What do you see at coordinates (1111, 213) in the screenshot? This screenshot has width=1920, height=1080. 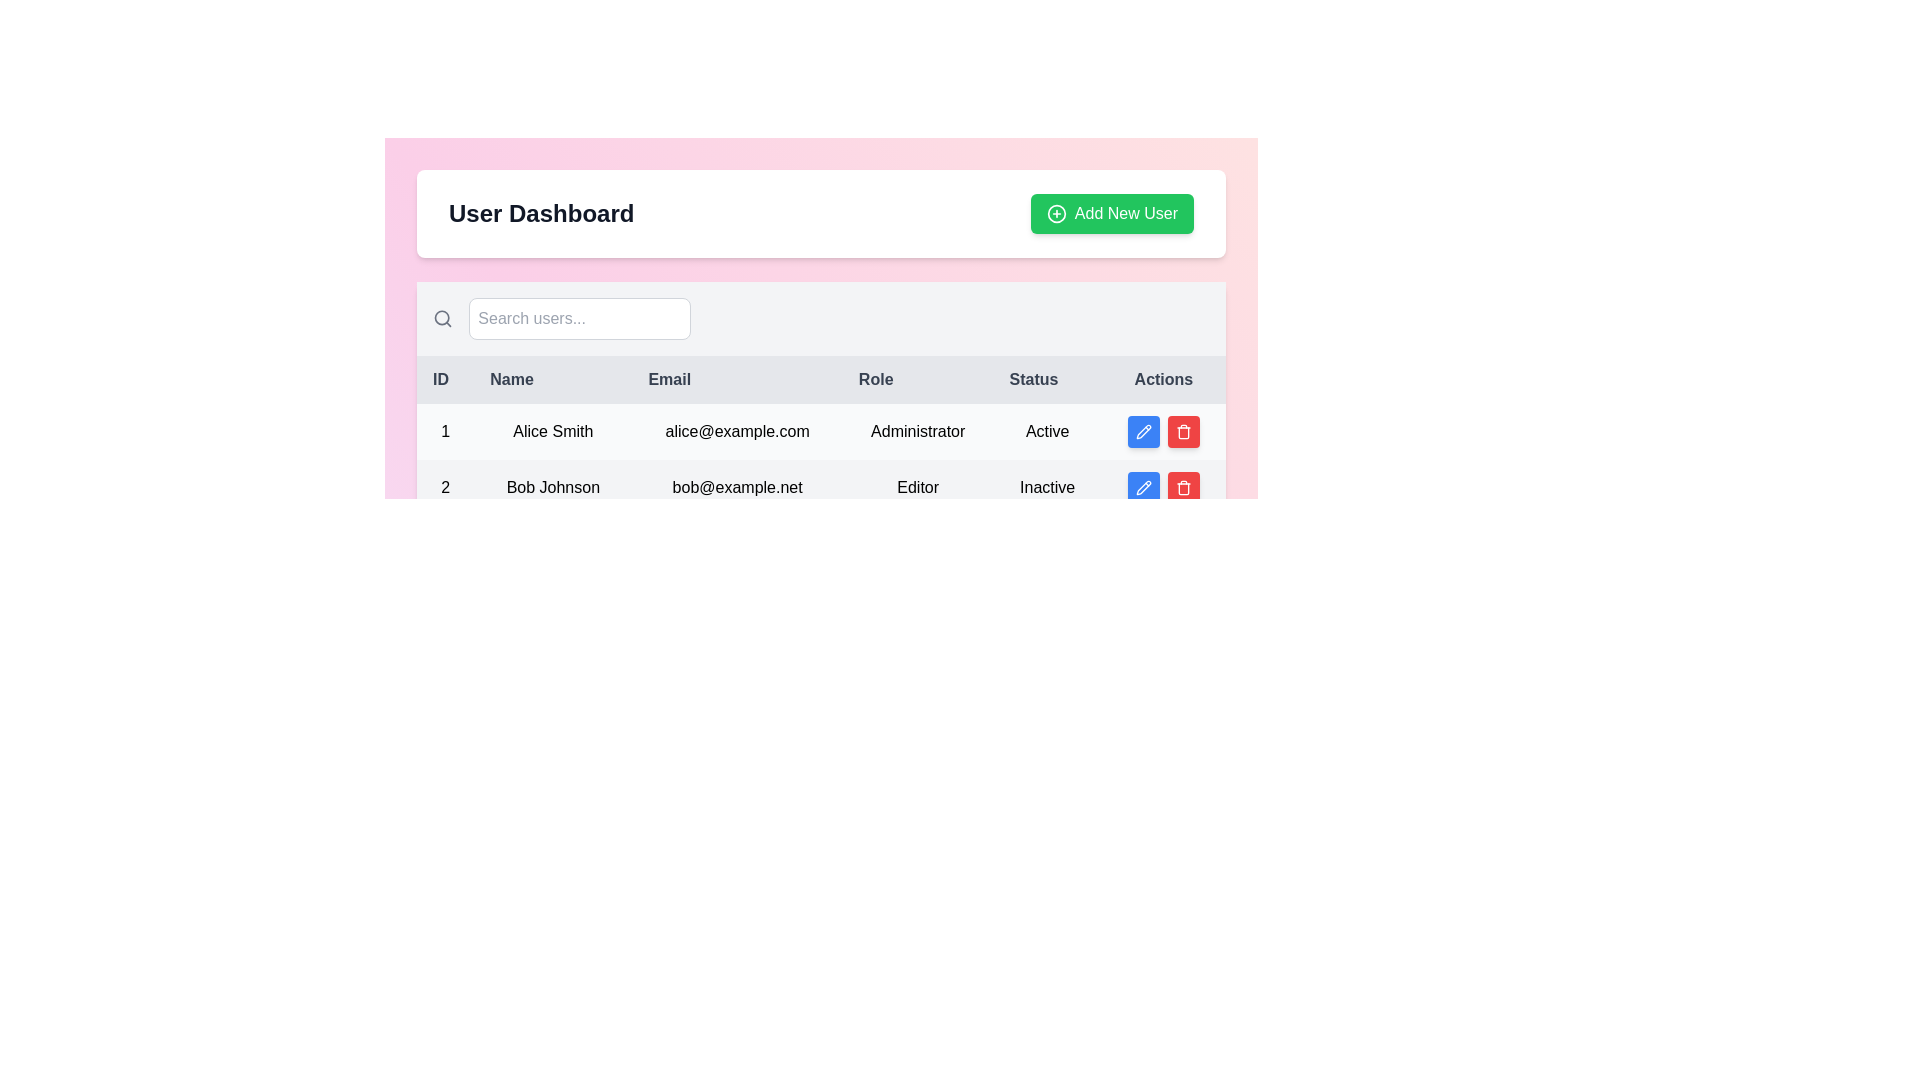 I see `the green rectangular button labeled 'Add New User' with a plus sign icon` at bounding box center [1111, 213].